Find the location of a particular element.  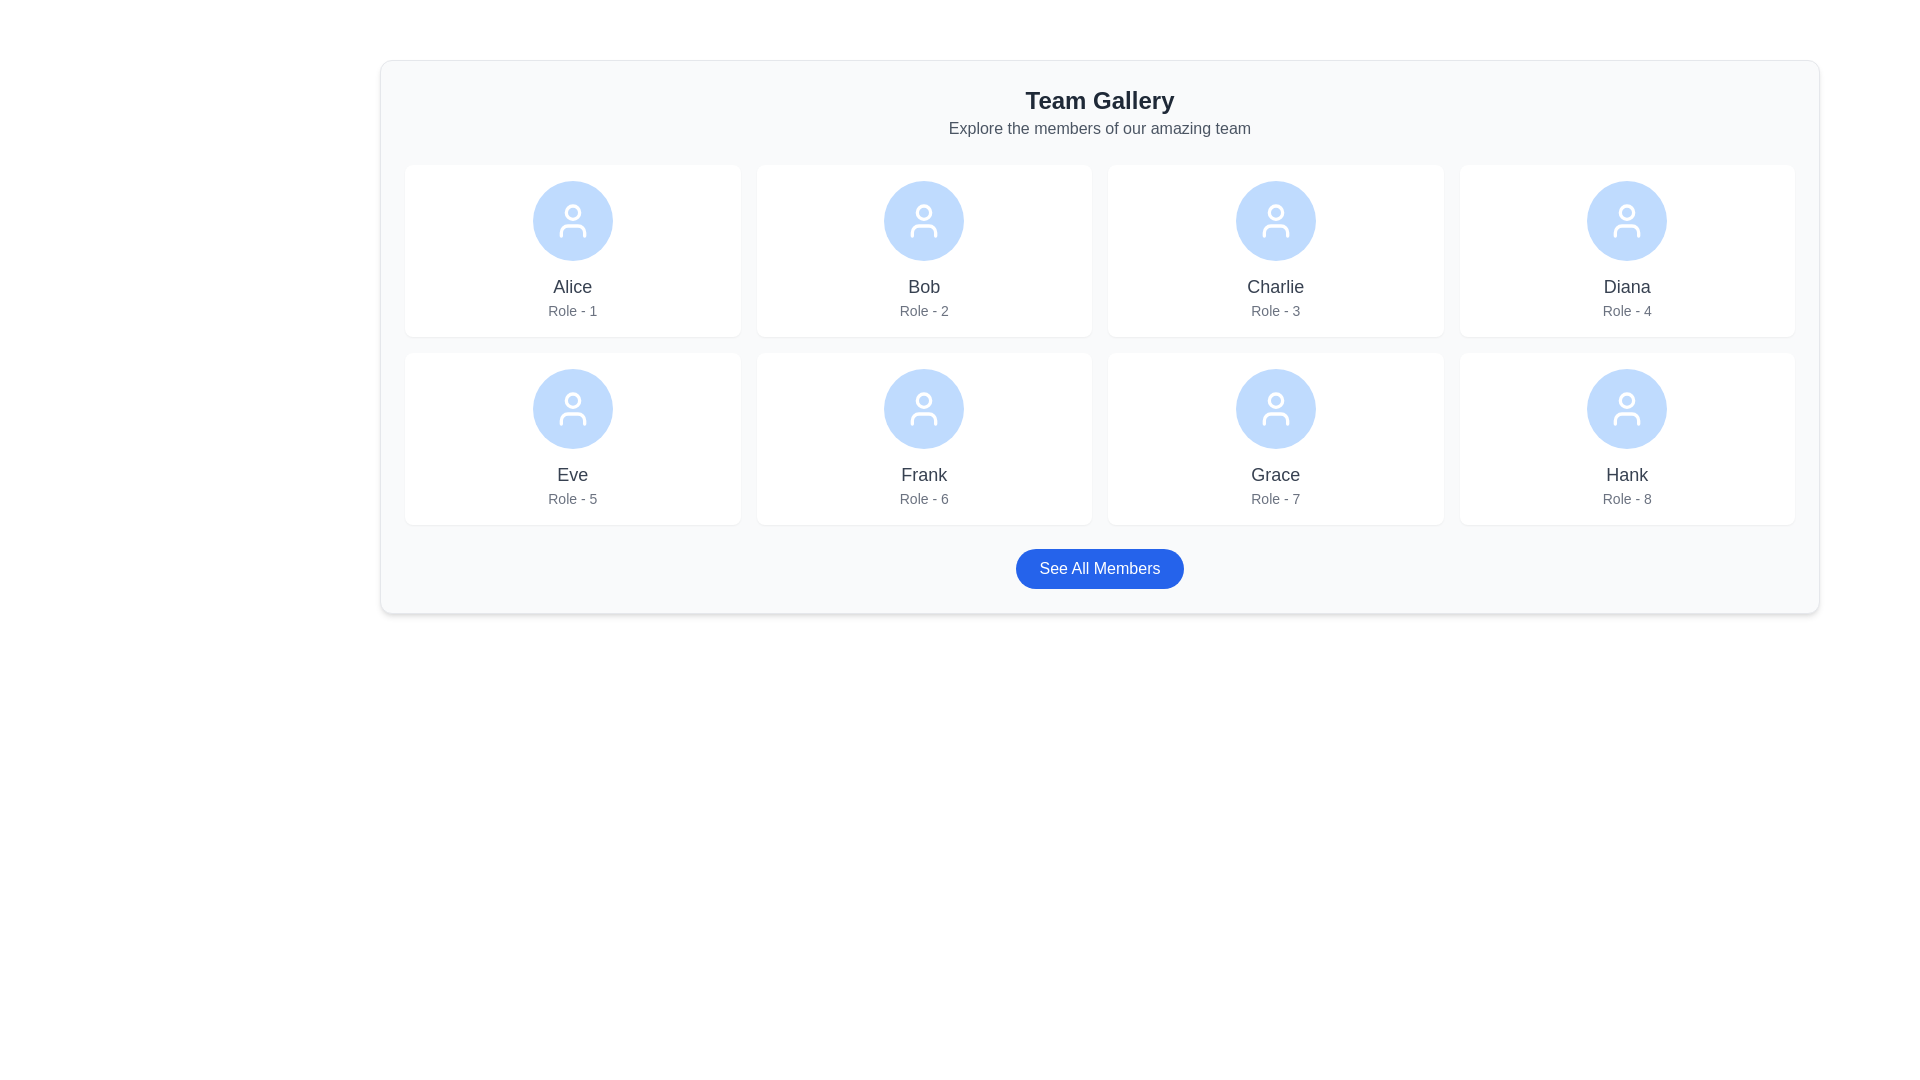

the button located centrally at the bottom of the 'Team Gallery' section is located at coordinates (1098, 569).